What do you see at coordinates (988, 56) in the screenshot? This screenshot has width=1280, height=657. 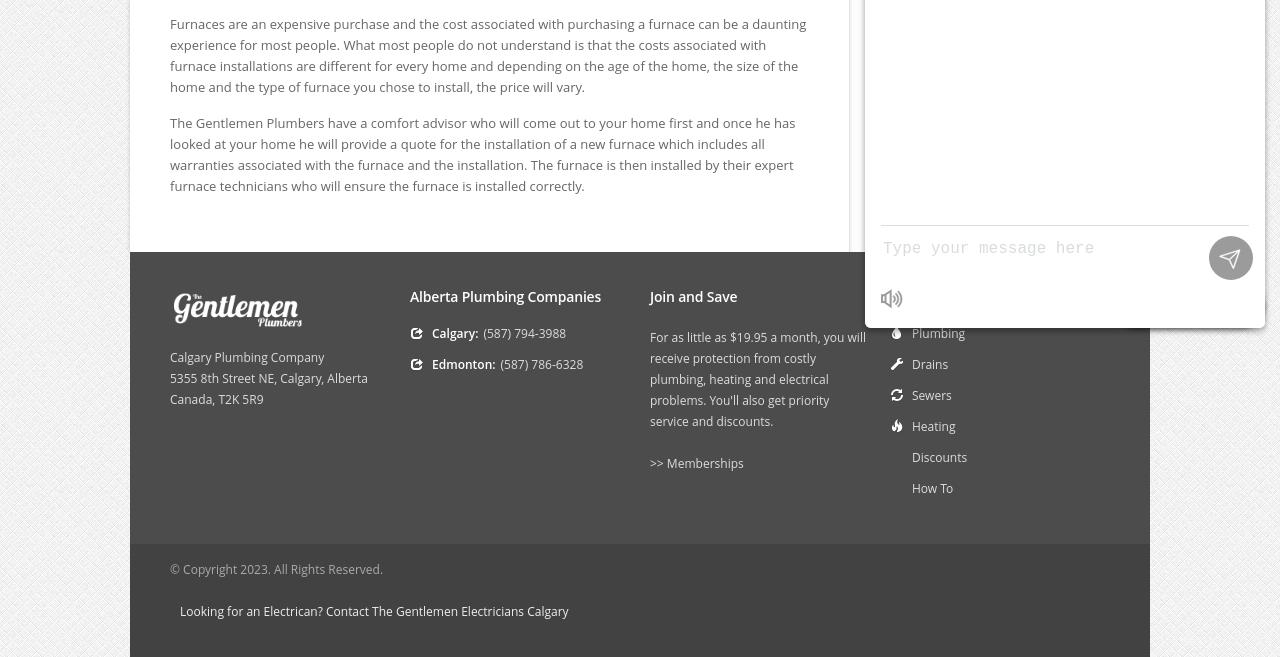 I see `'Bio Smart Eco Friendly Drain Cleaner'` at bounding box center [988, 56].